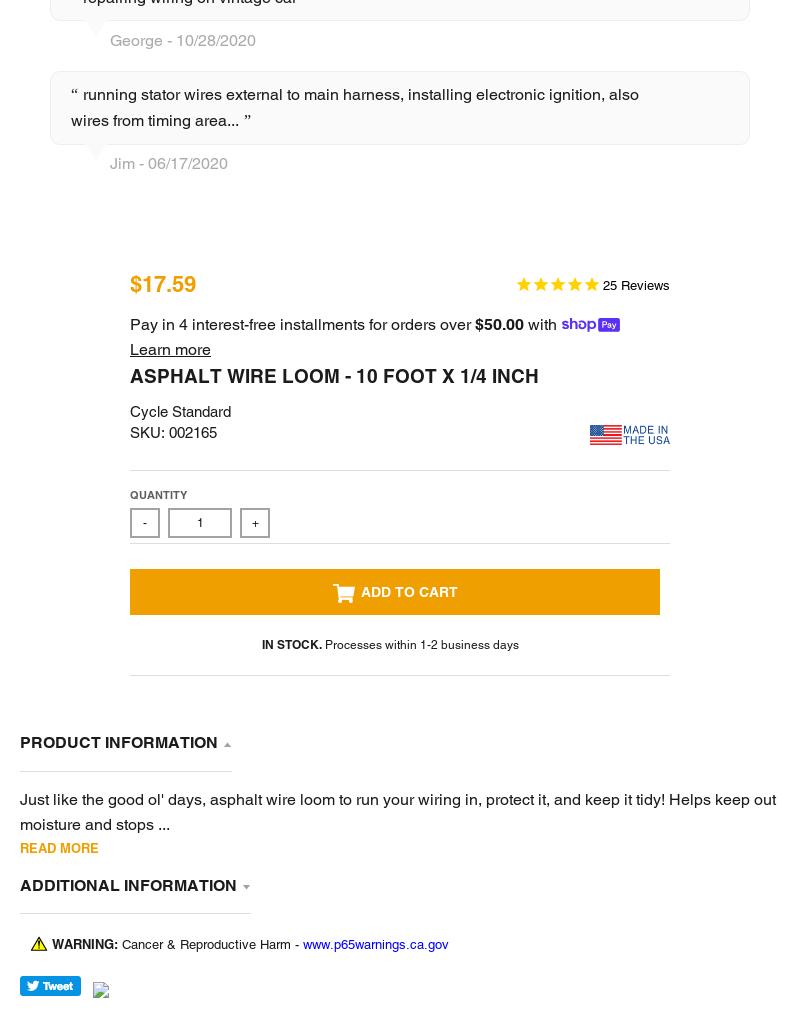  I want to click on 'WITH LOWBROW', so click(293, 971).